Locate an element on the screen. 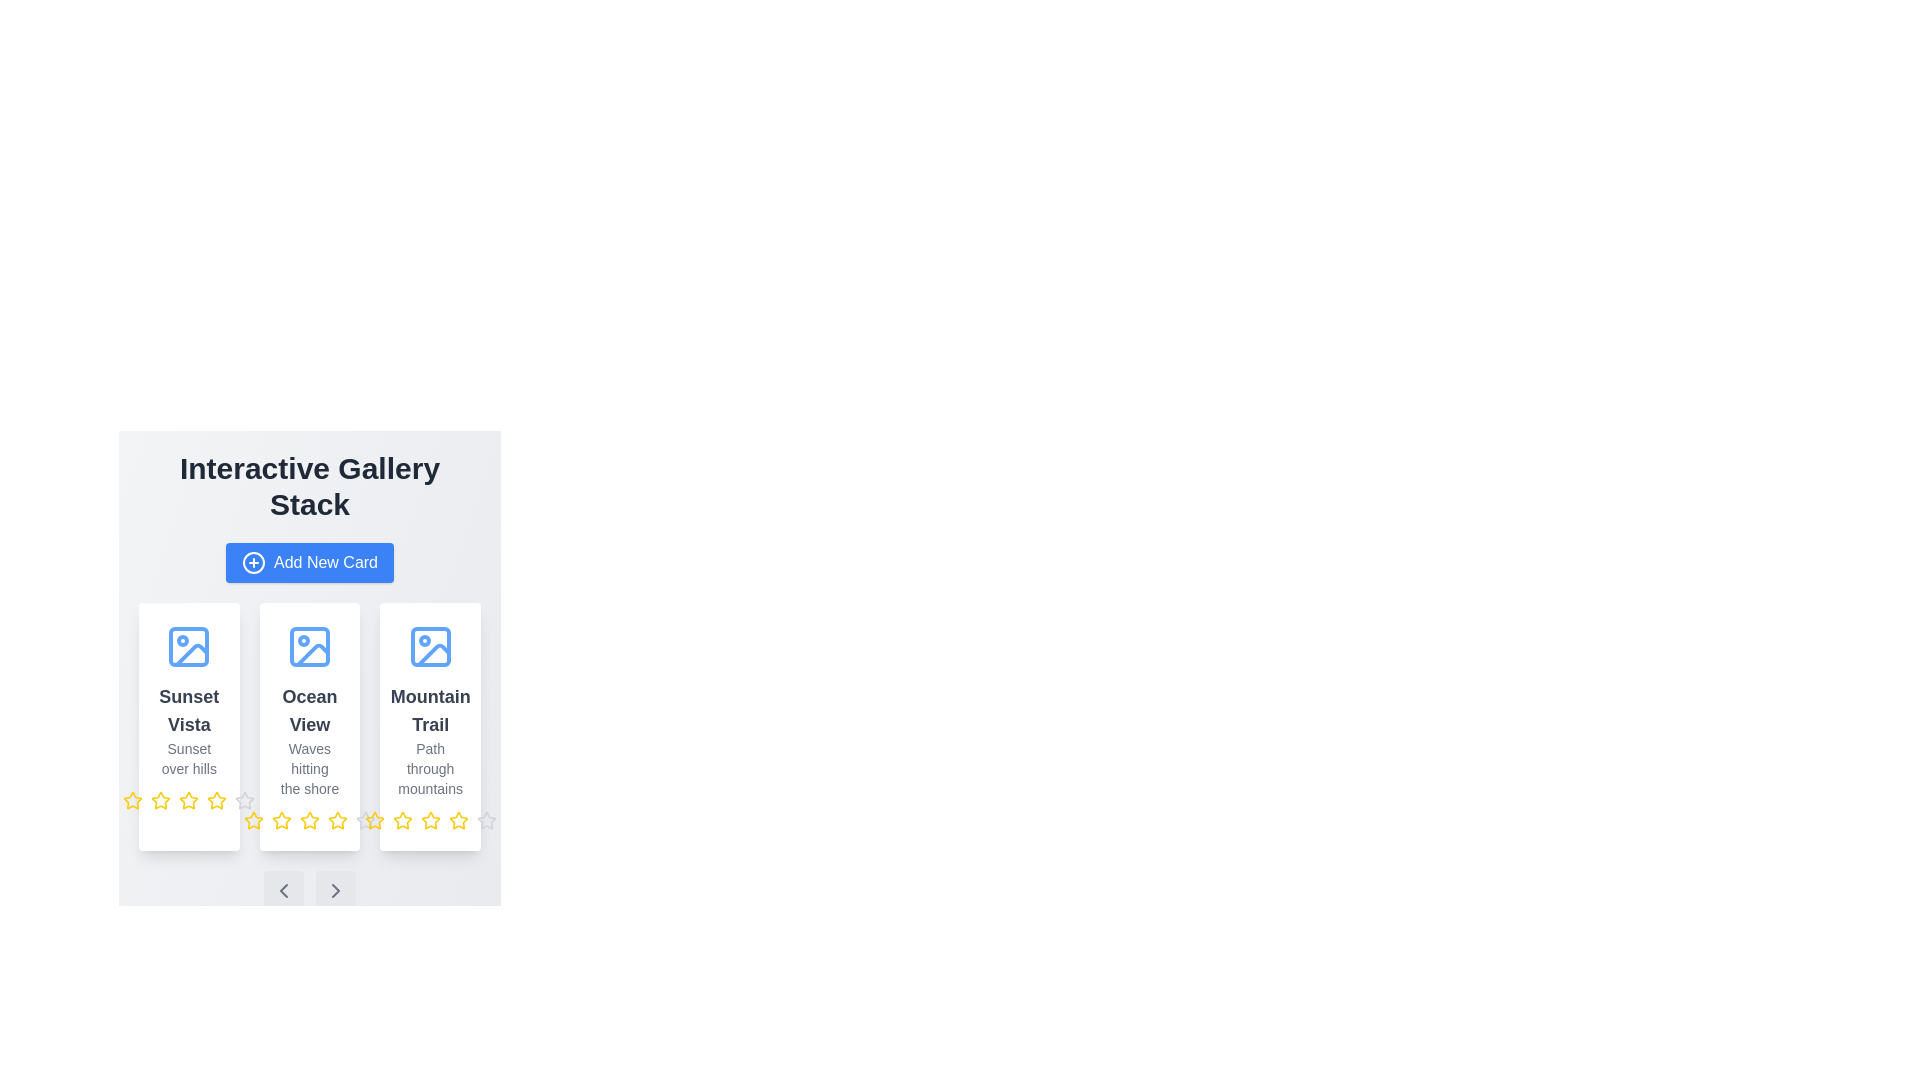 Image resolution: width=1920 pixels, height=1080 pixels. the second button in the horizontally arranged button group below the gallery is located at coordinates (336, 890).